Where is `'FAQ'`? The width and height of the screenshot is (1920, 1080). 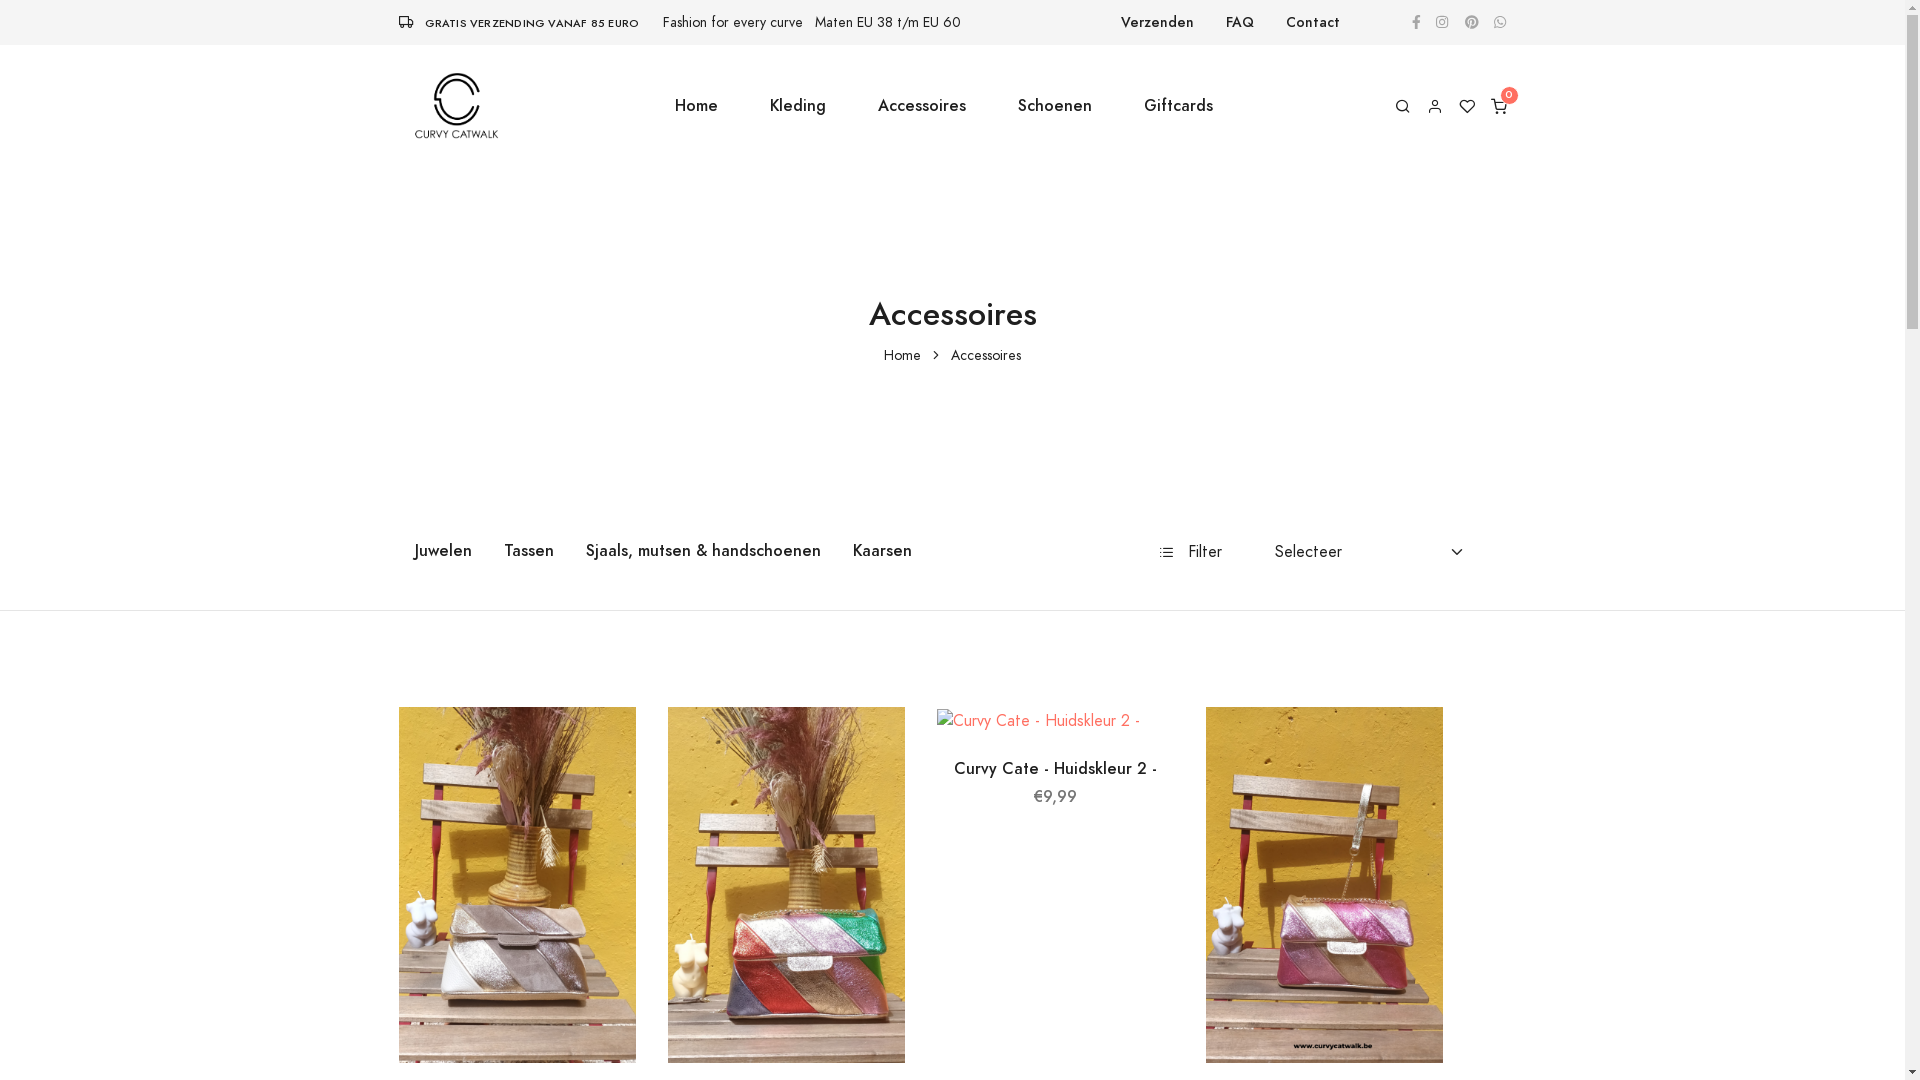
'FAQ' is located at coordinates (1238, 22).